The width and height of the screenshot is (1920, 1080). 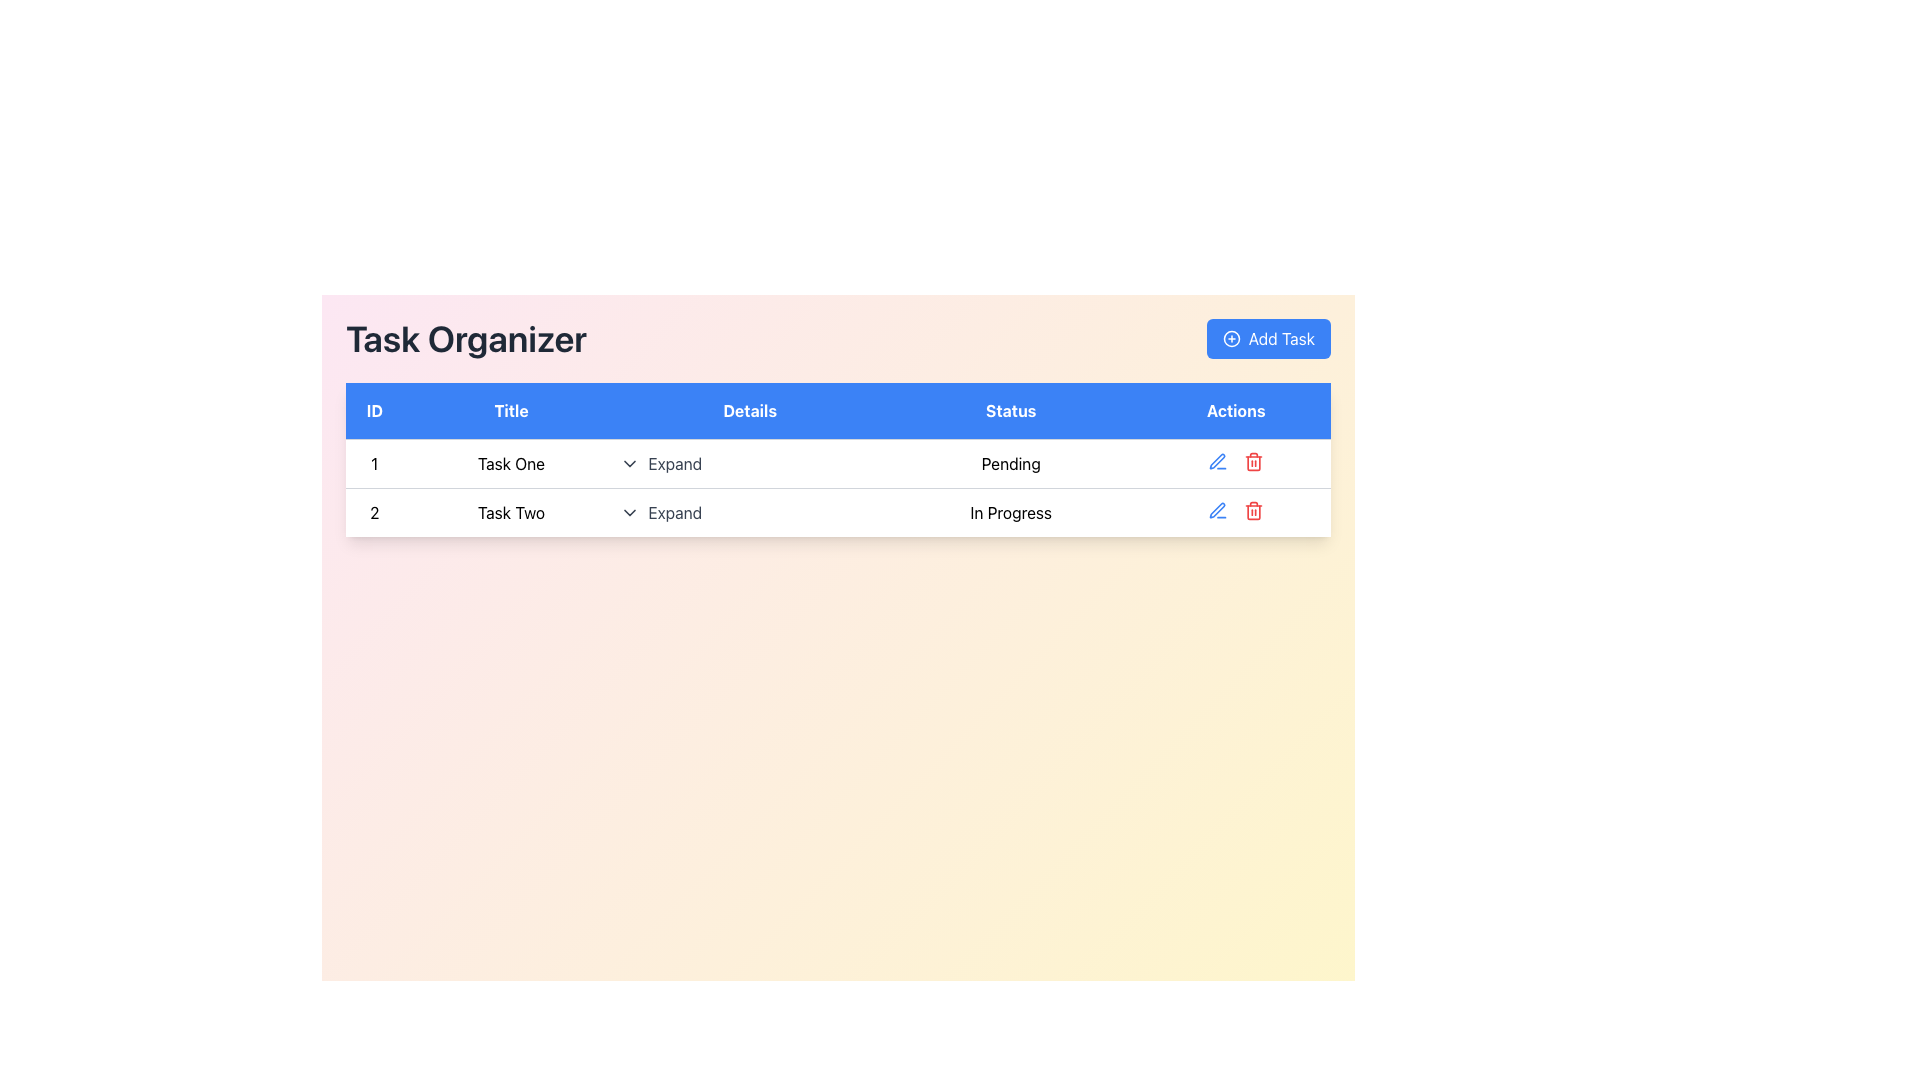 What do you see at coordinates (675, 463) in the screenshot?
I see `the 'Expand' label, which displays the text in gray and is located in the second row under the 'Details' column, positioned to the right of a small arrow icon` at bounding box center [675, 463].